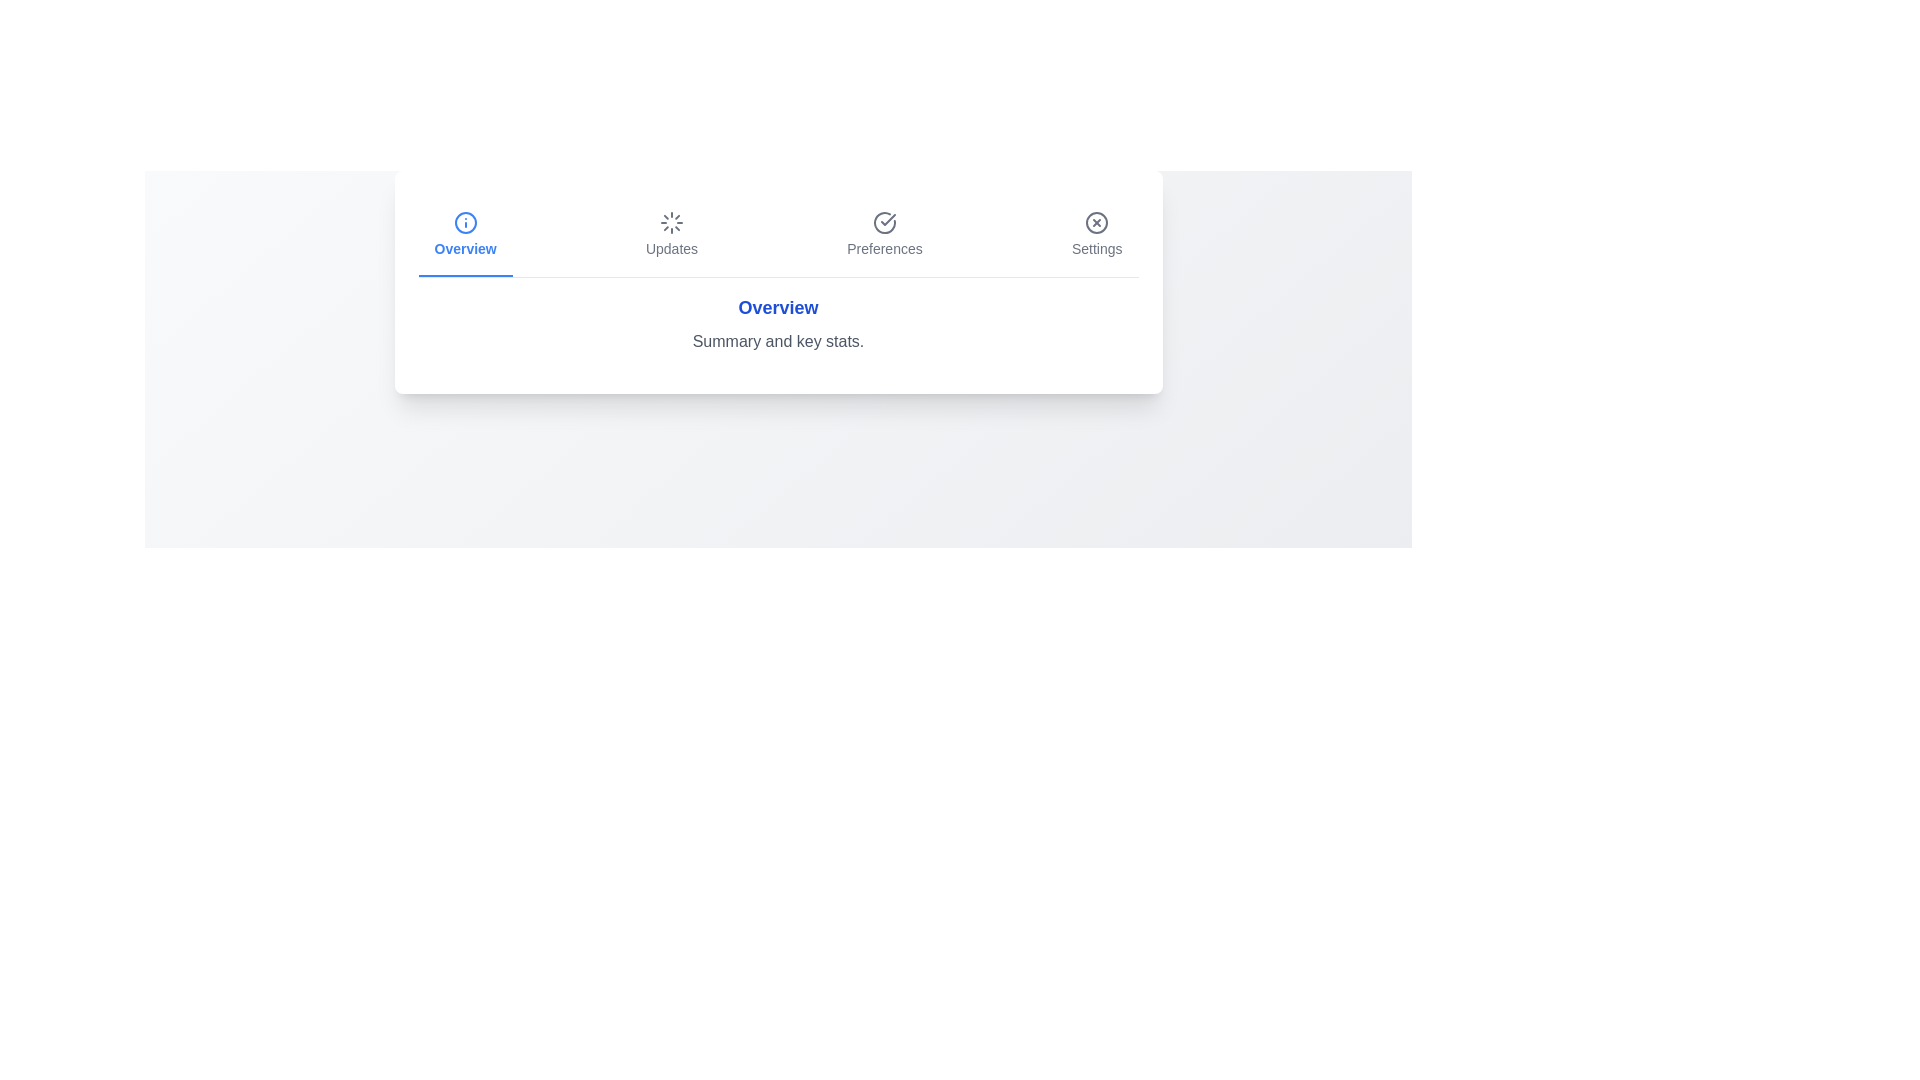  What do you see at coordinates (464, 234) in the screenshot?
I see `the tab labeled Overview to activate it` at bounding box center [464, 234].